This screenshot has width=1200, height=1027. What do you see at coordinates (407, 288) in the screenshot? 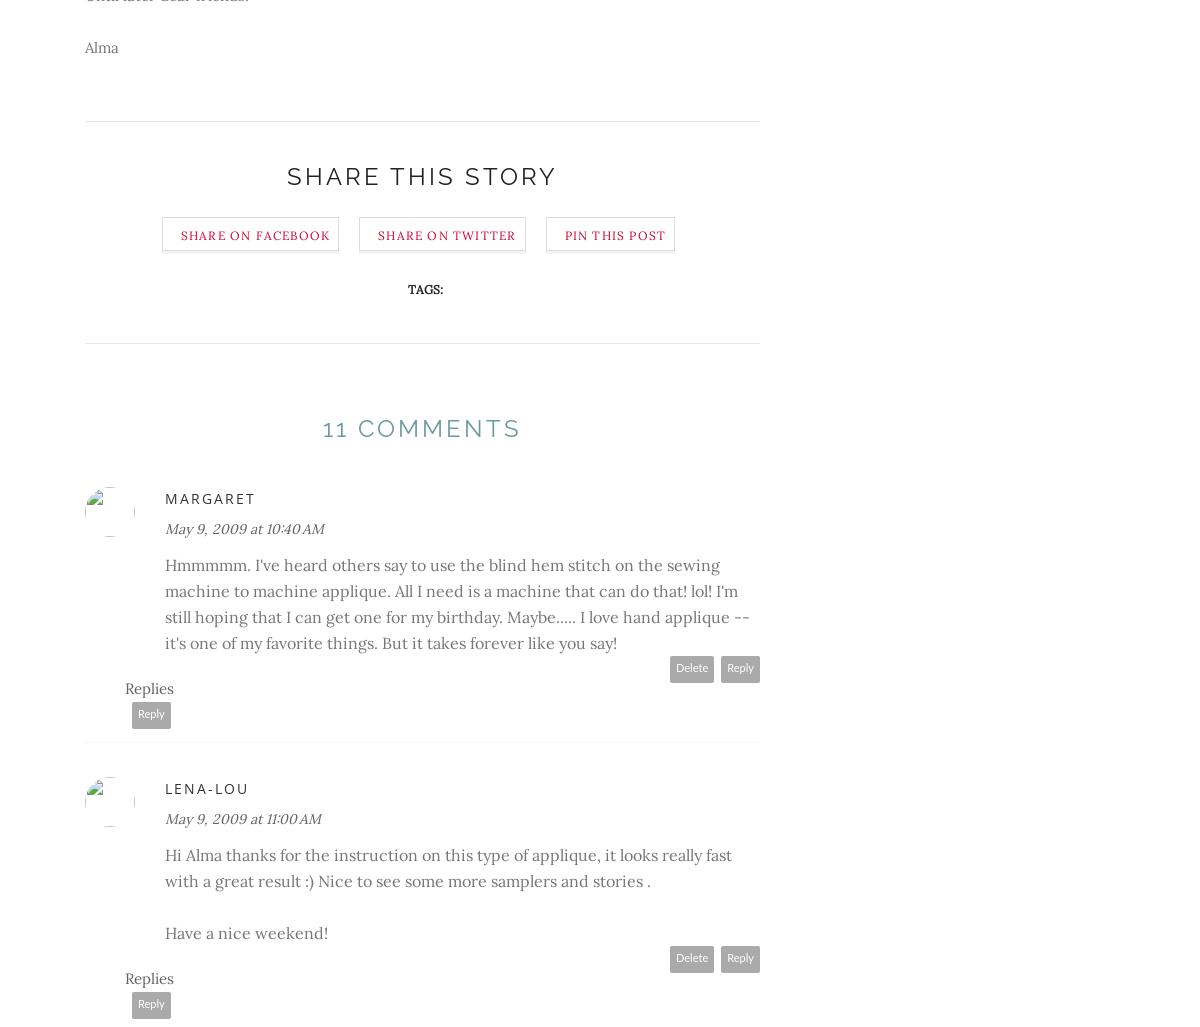
I see `'Tags:'` at bounding box center [407, 288].